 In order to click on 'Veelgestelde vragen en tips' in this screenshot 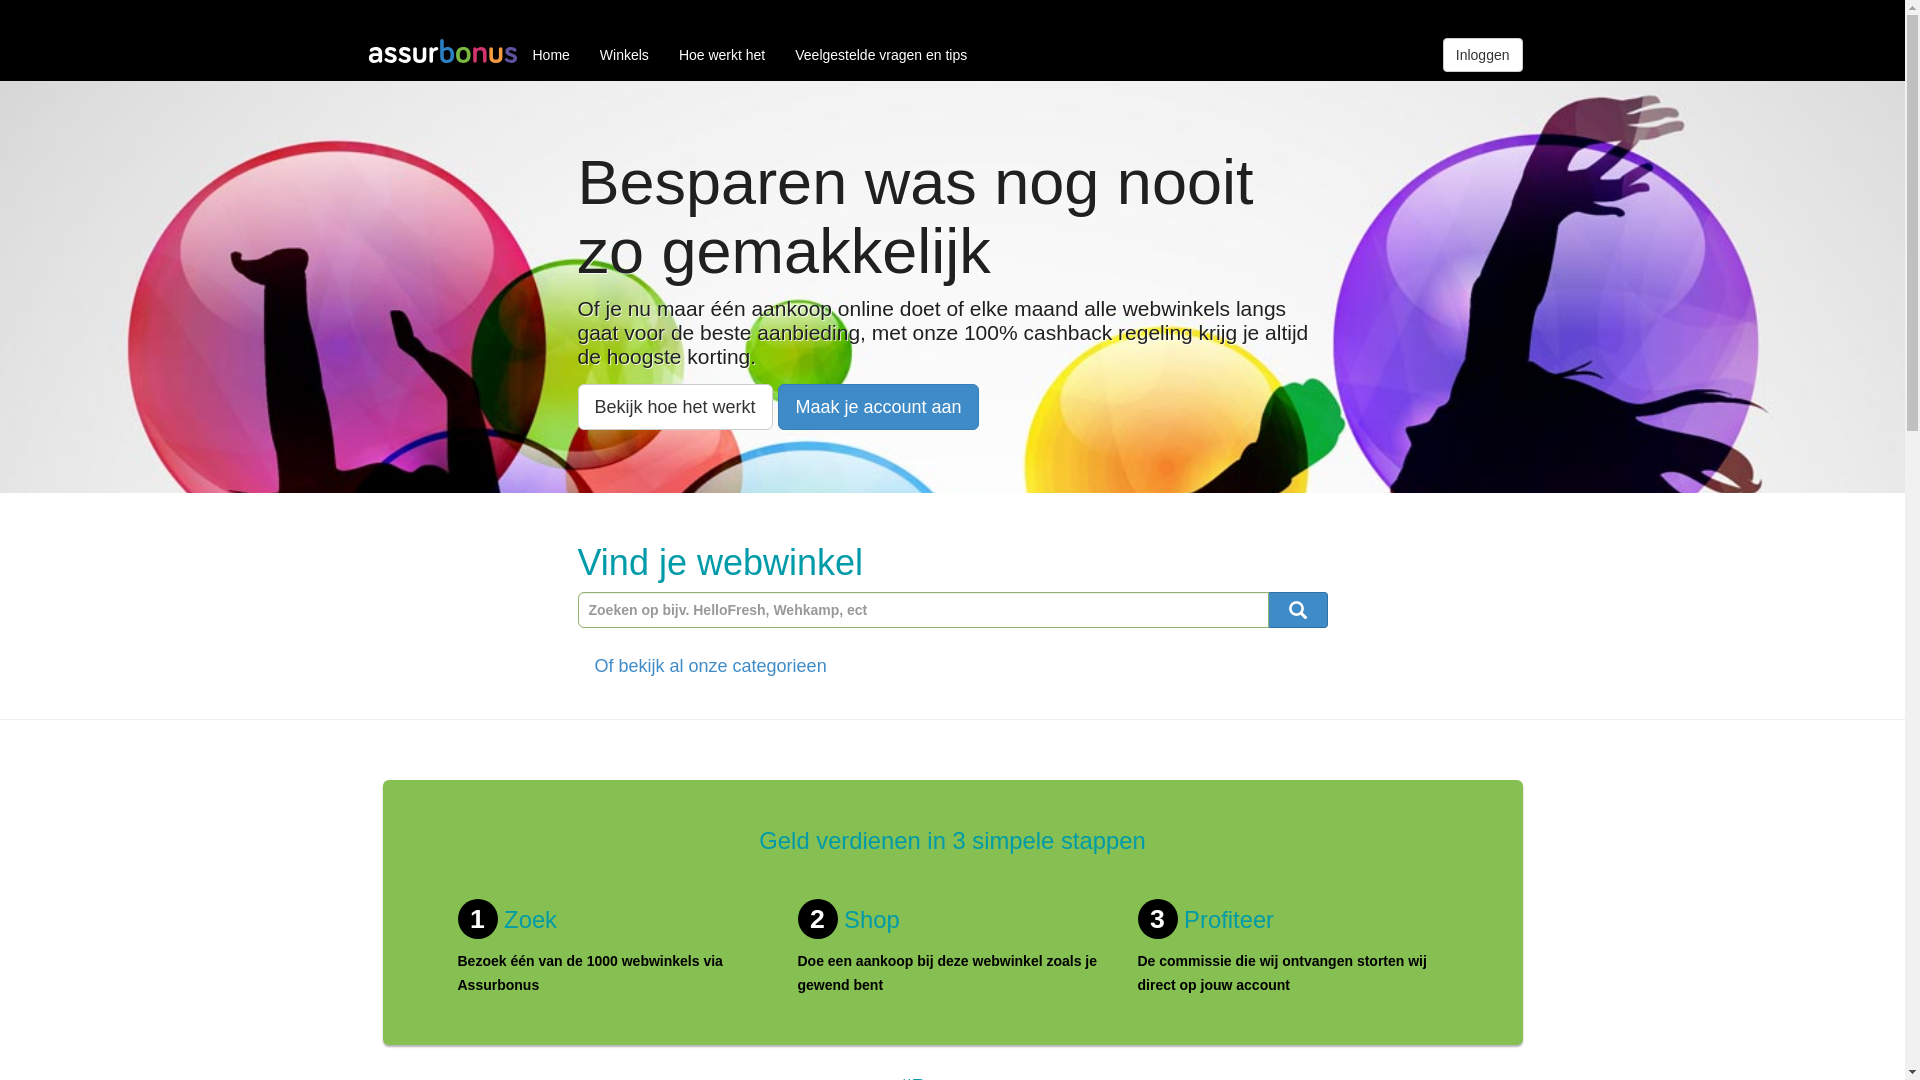, I will do `click(880, 53)`.